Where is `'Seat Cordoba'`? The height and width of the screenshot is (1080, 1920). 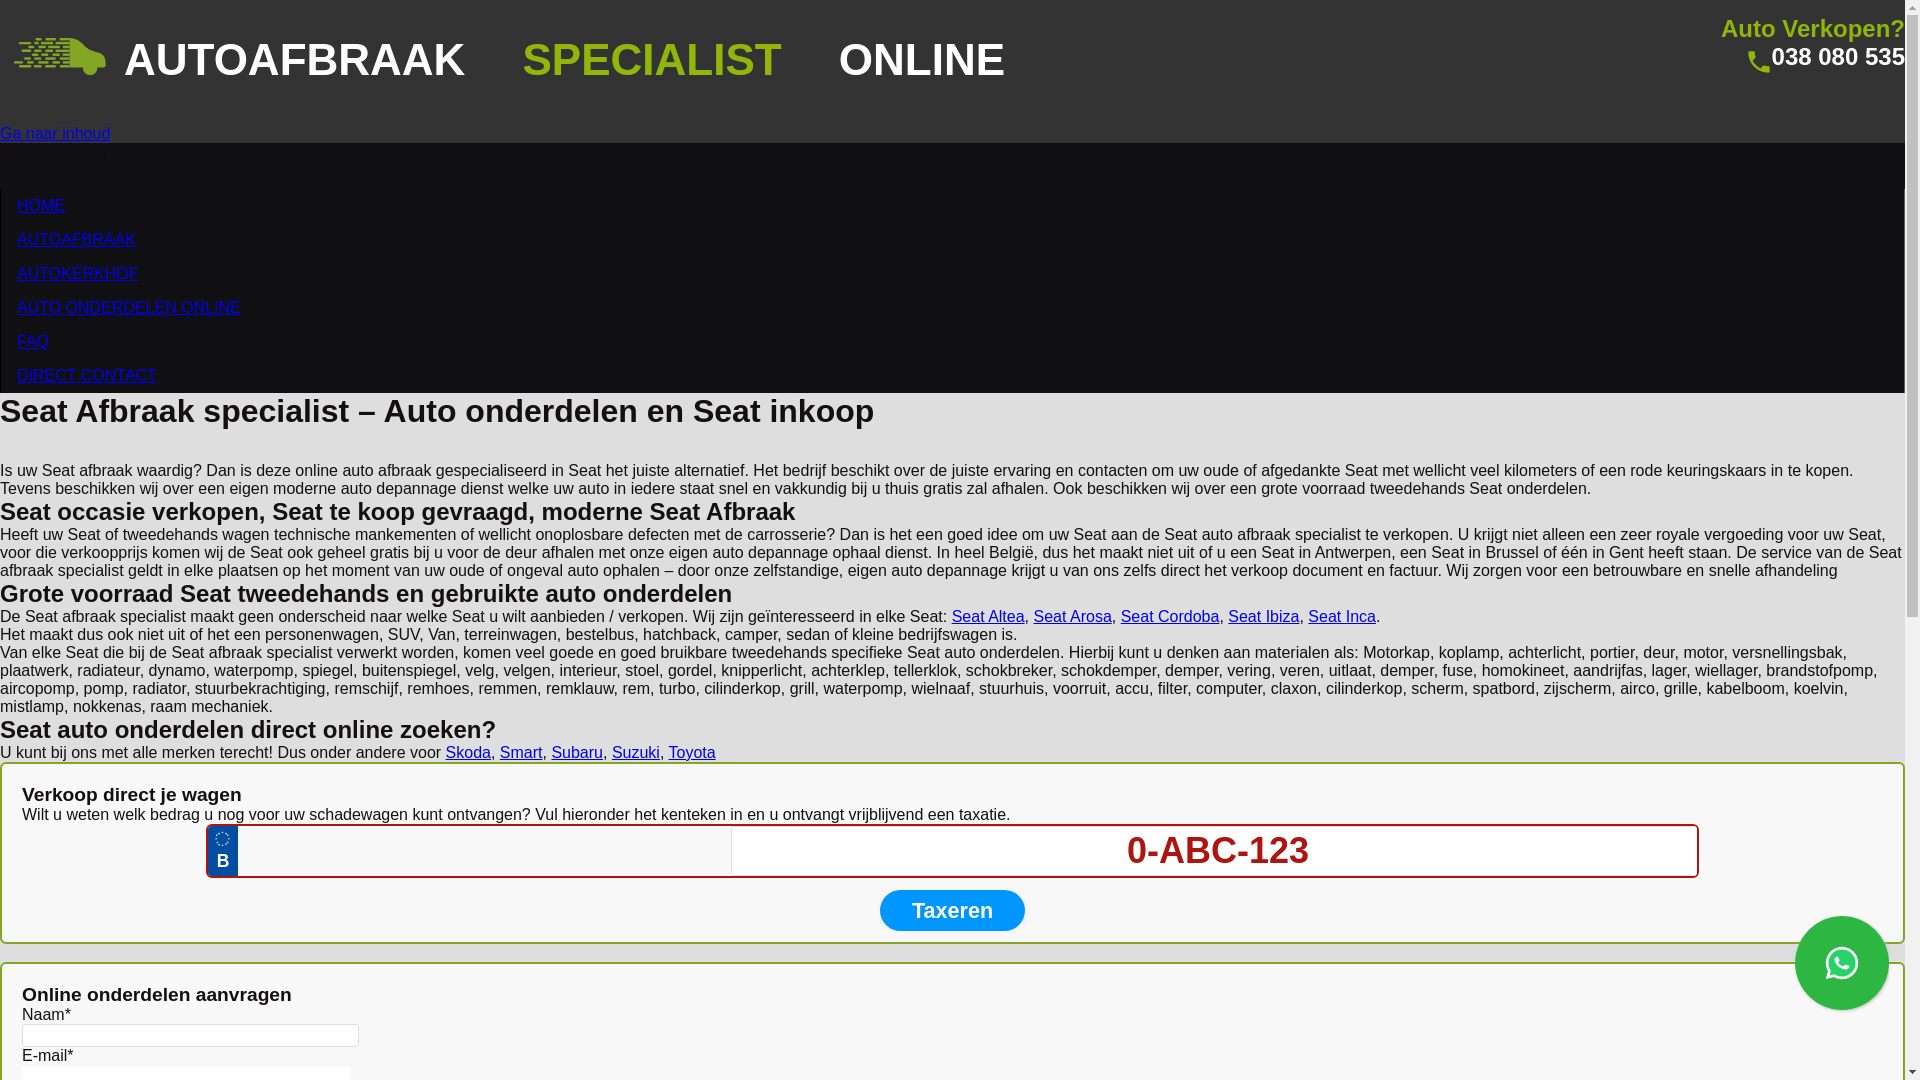 'Seat Cordoba' is located at coordinates (1170, 615).